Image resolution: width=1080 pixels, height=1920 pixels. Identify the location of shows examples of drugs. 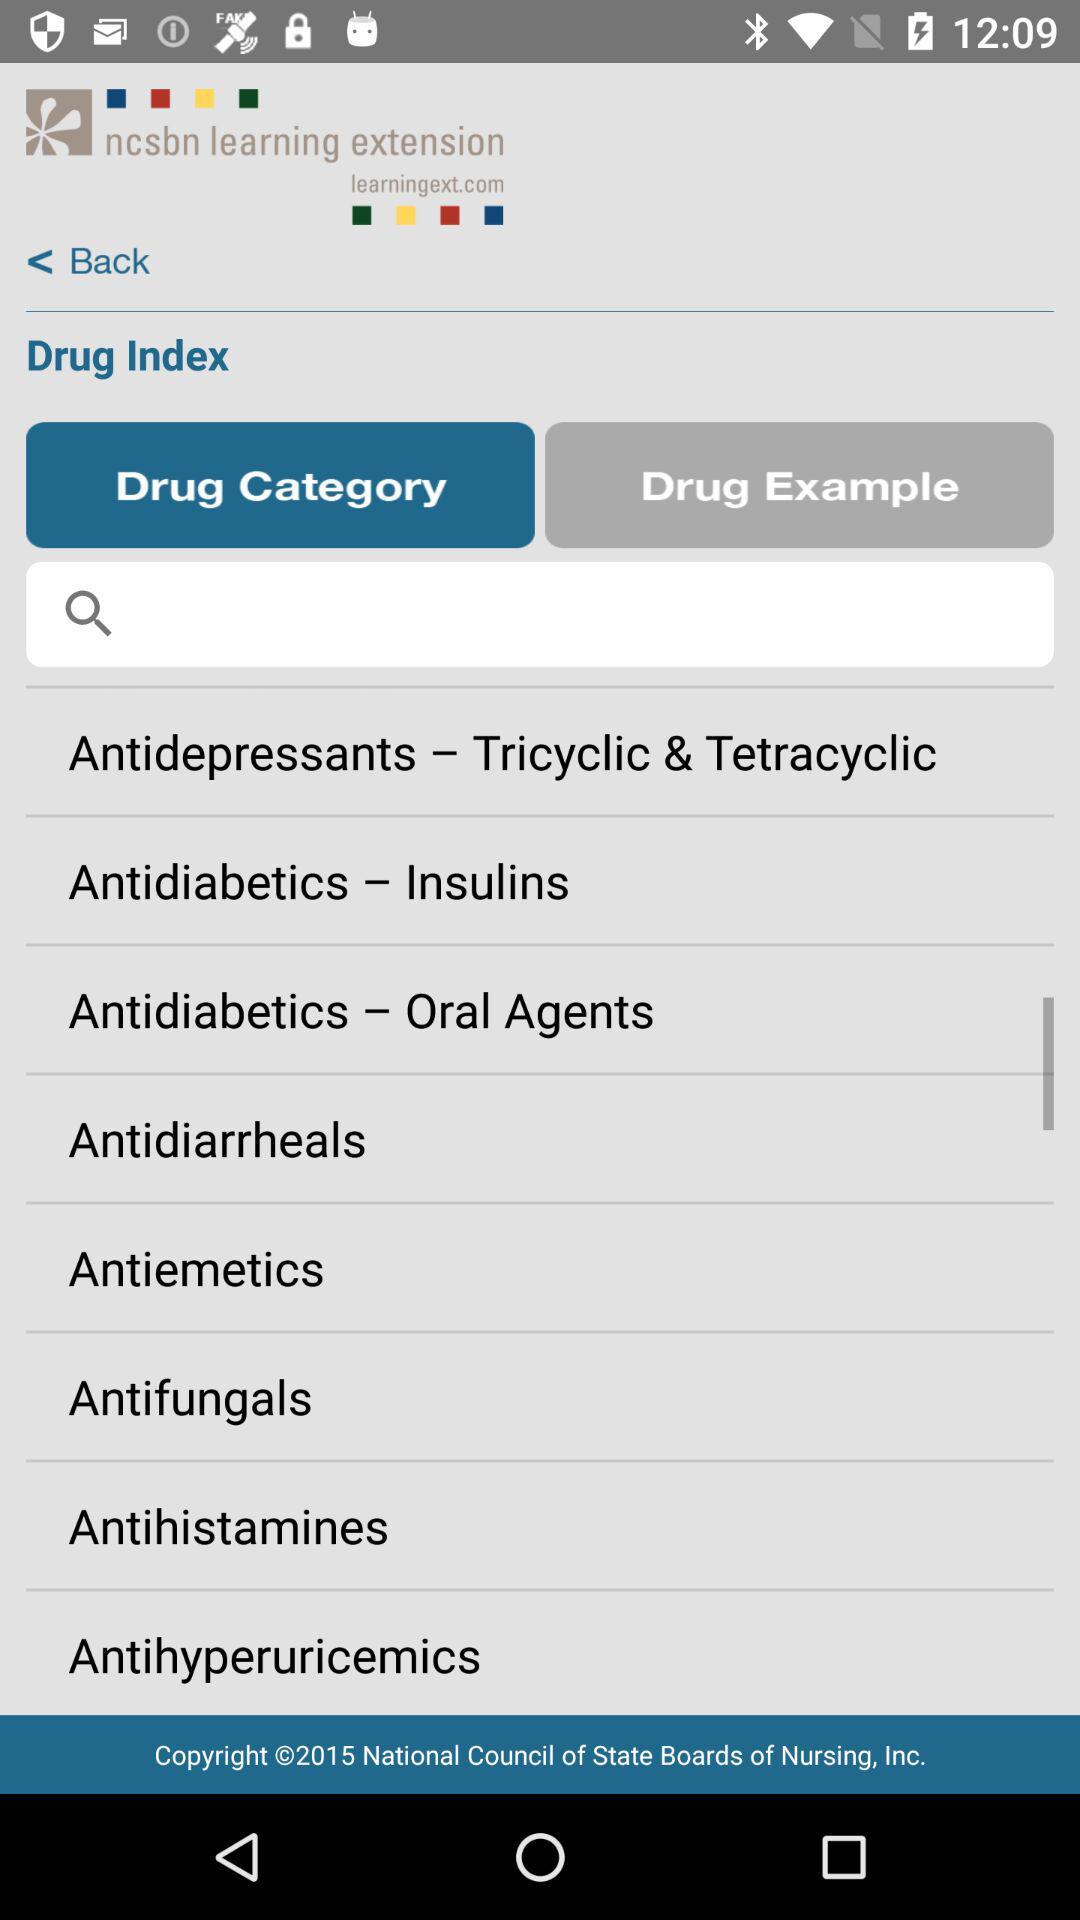
(798, 485).